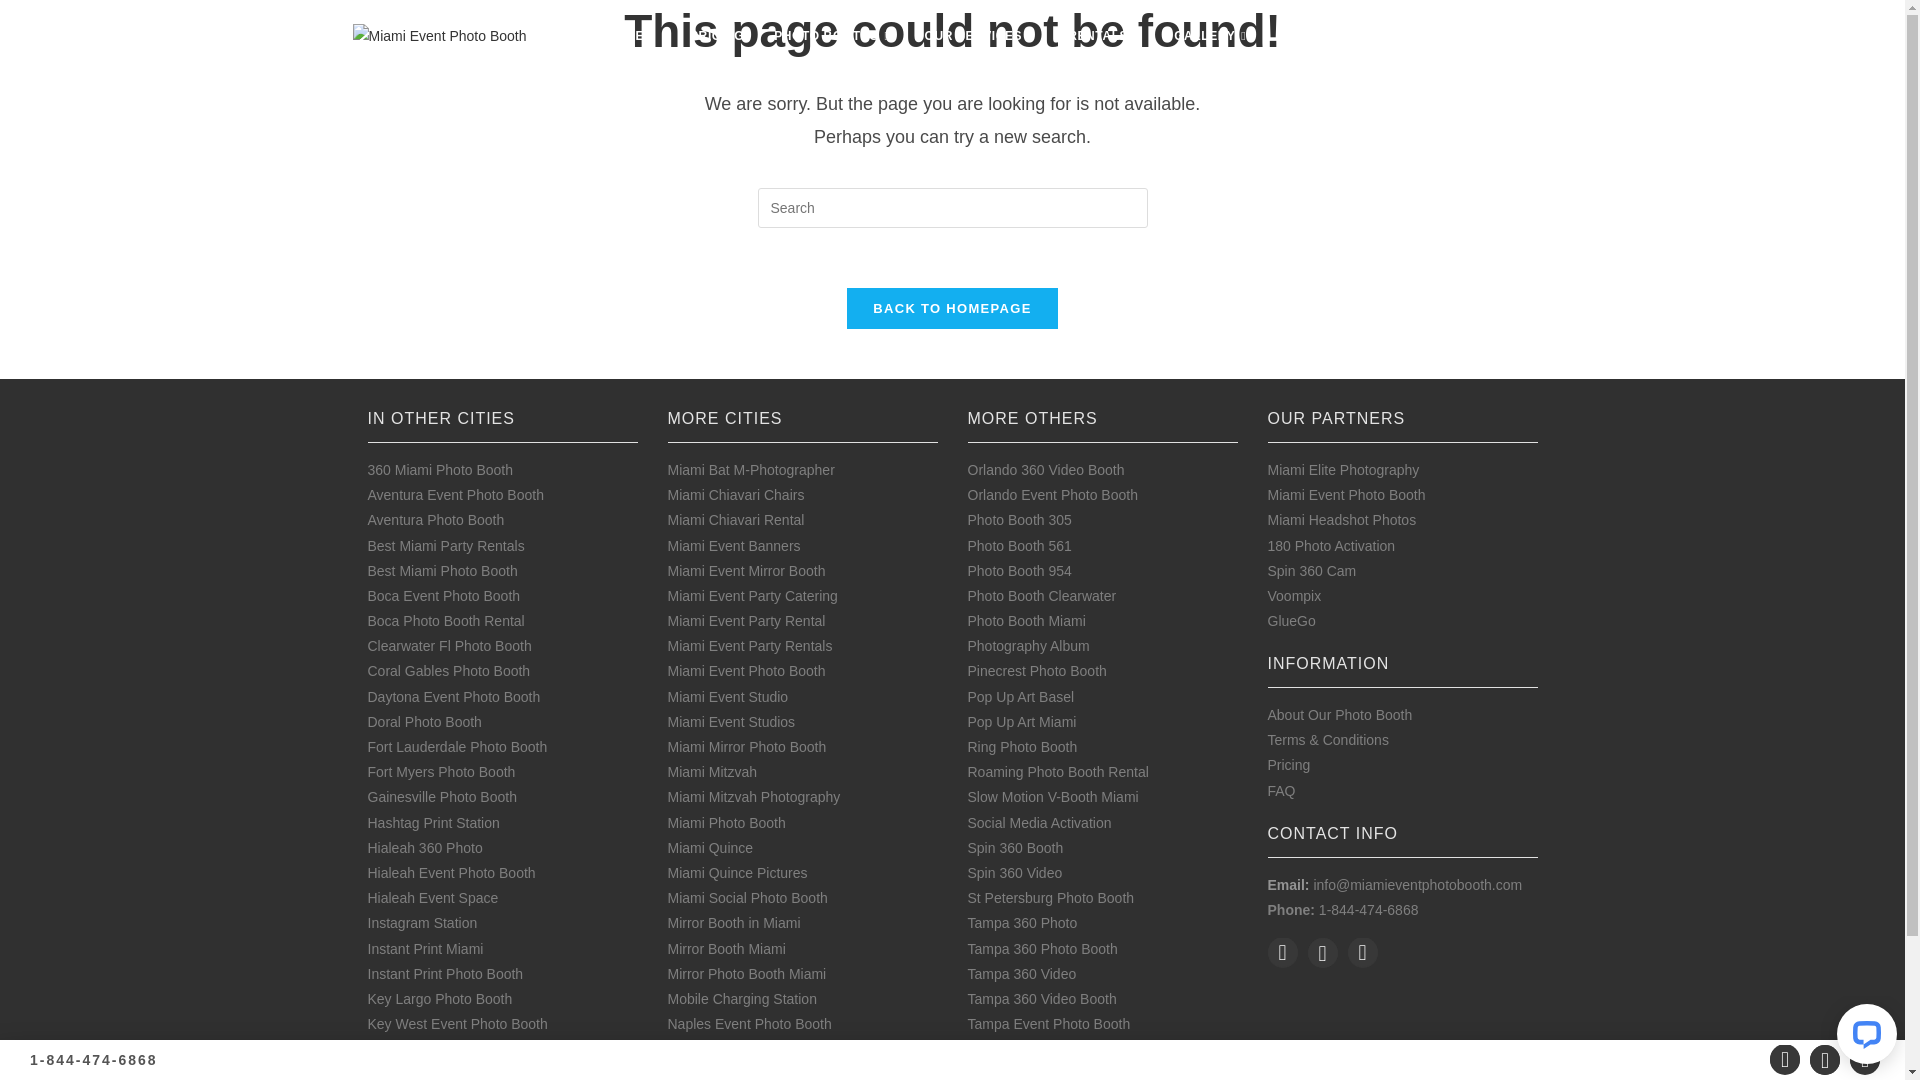 This screenshot has width=1920, height=1080. Describe the element at coordinates (968, 796) in the screenshot. I see `'Slow Motion V-Booth Miami'` at that location.